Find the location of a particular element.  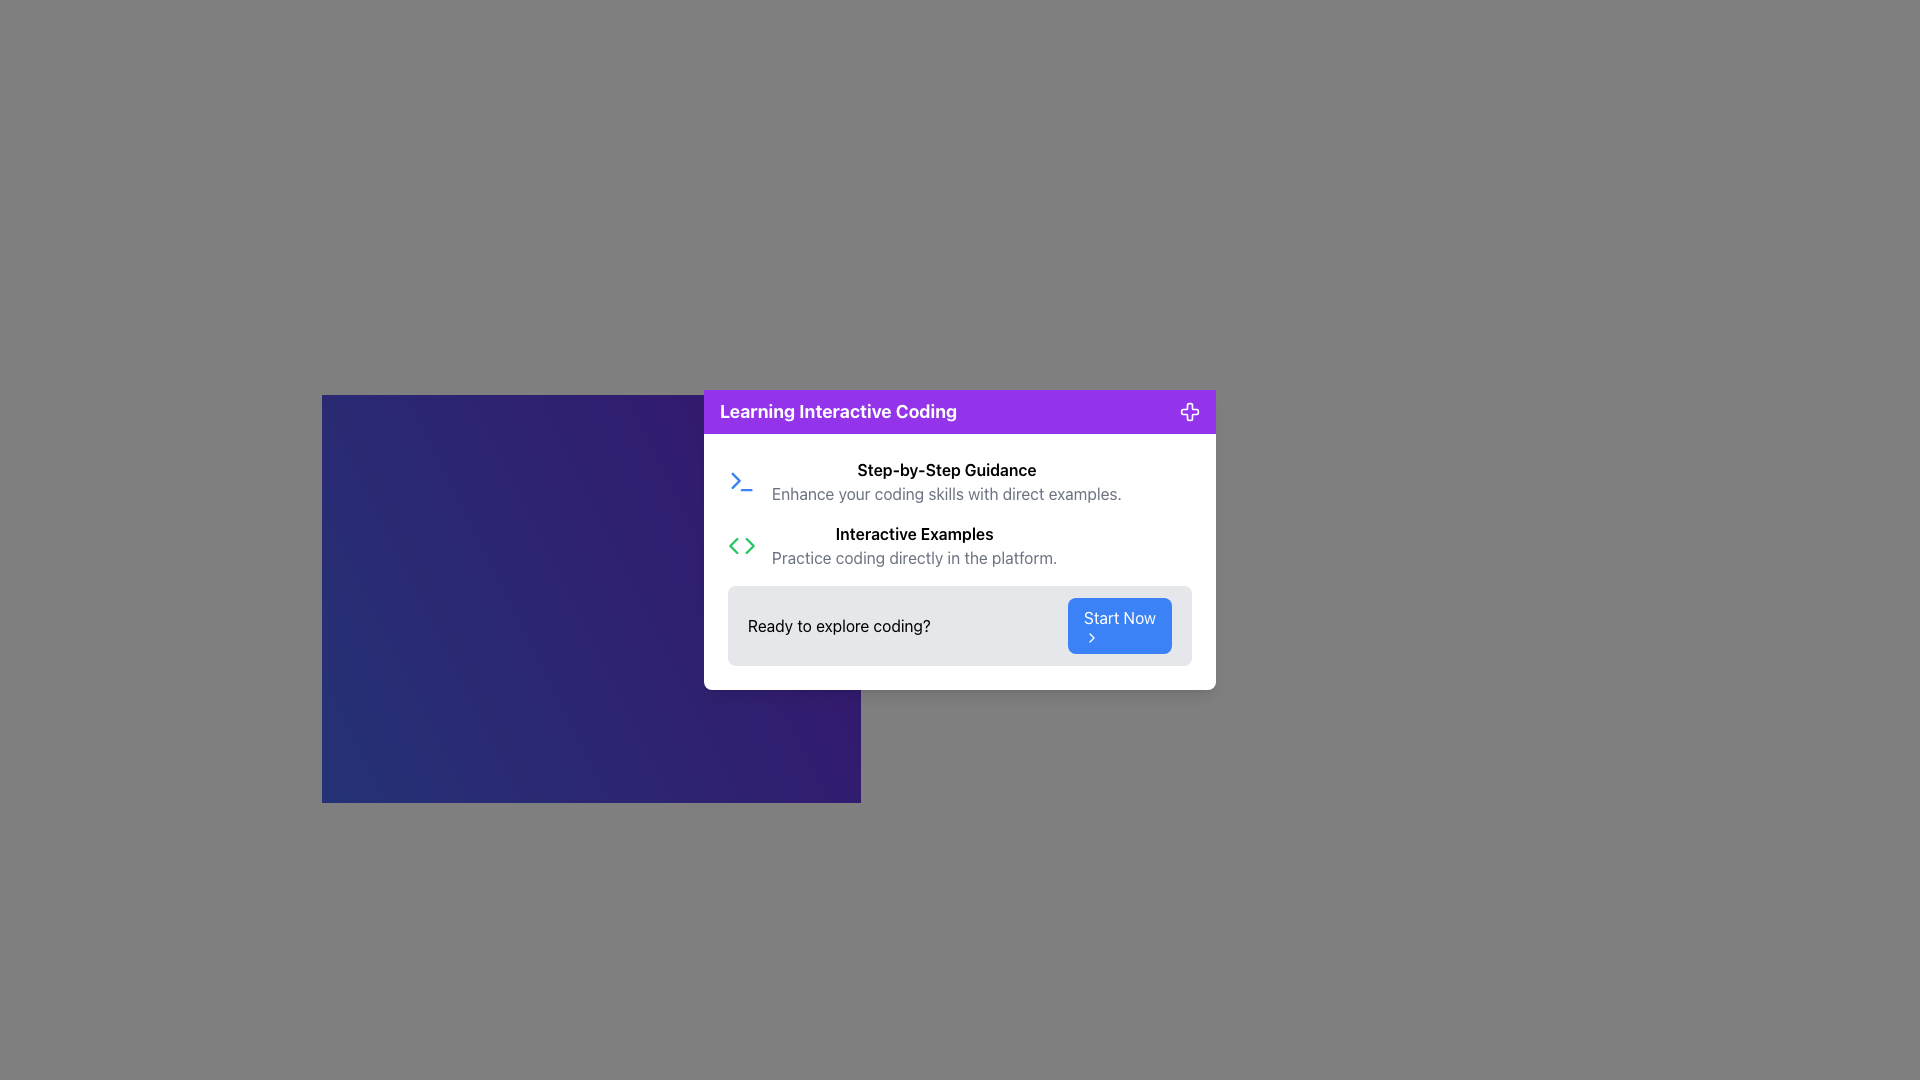

the rightward-pointing chevron icon located within the blue rounded rectangular button labeled 'Start Now' in the 'Learning Interactive Coding' dialog is located at coordinates (1090, 637).